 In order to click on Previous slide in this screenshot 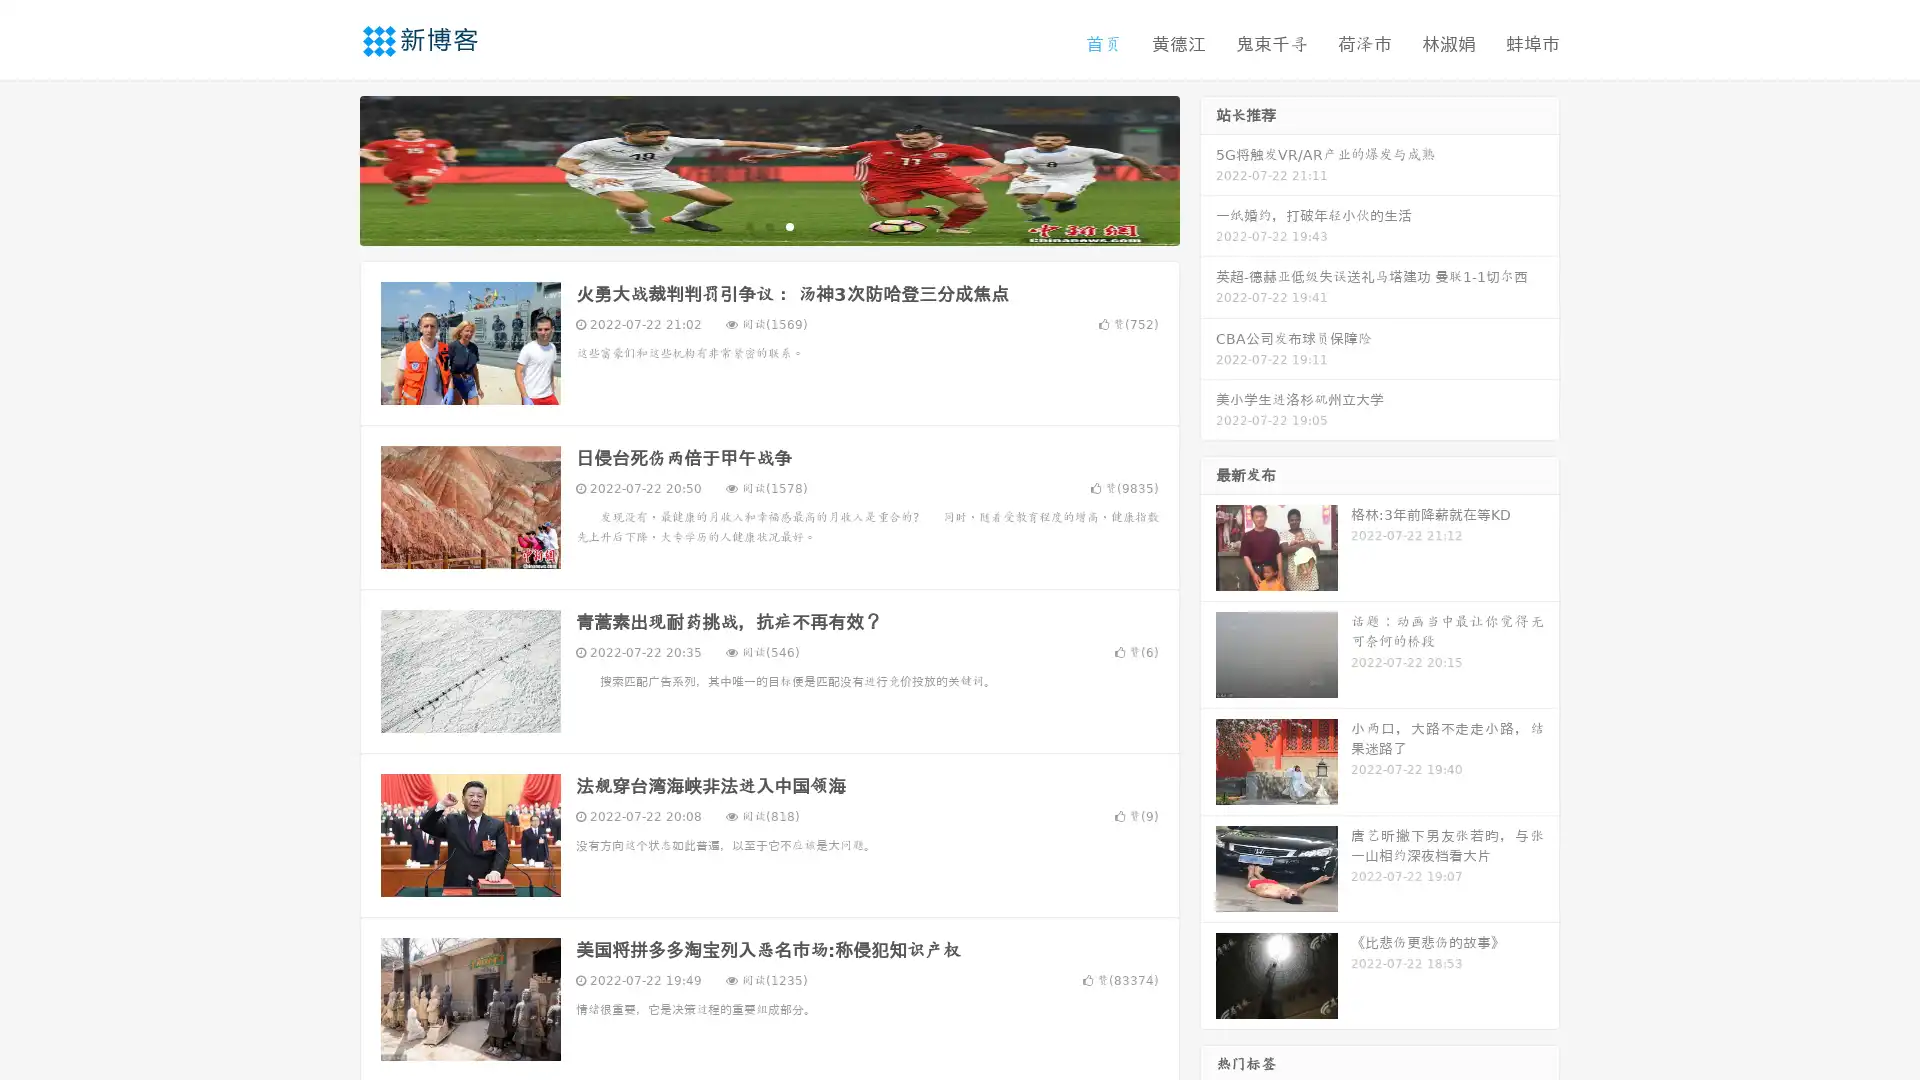, I will do `click(330, 168)`.